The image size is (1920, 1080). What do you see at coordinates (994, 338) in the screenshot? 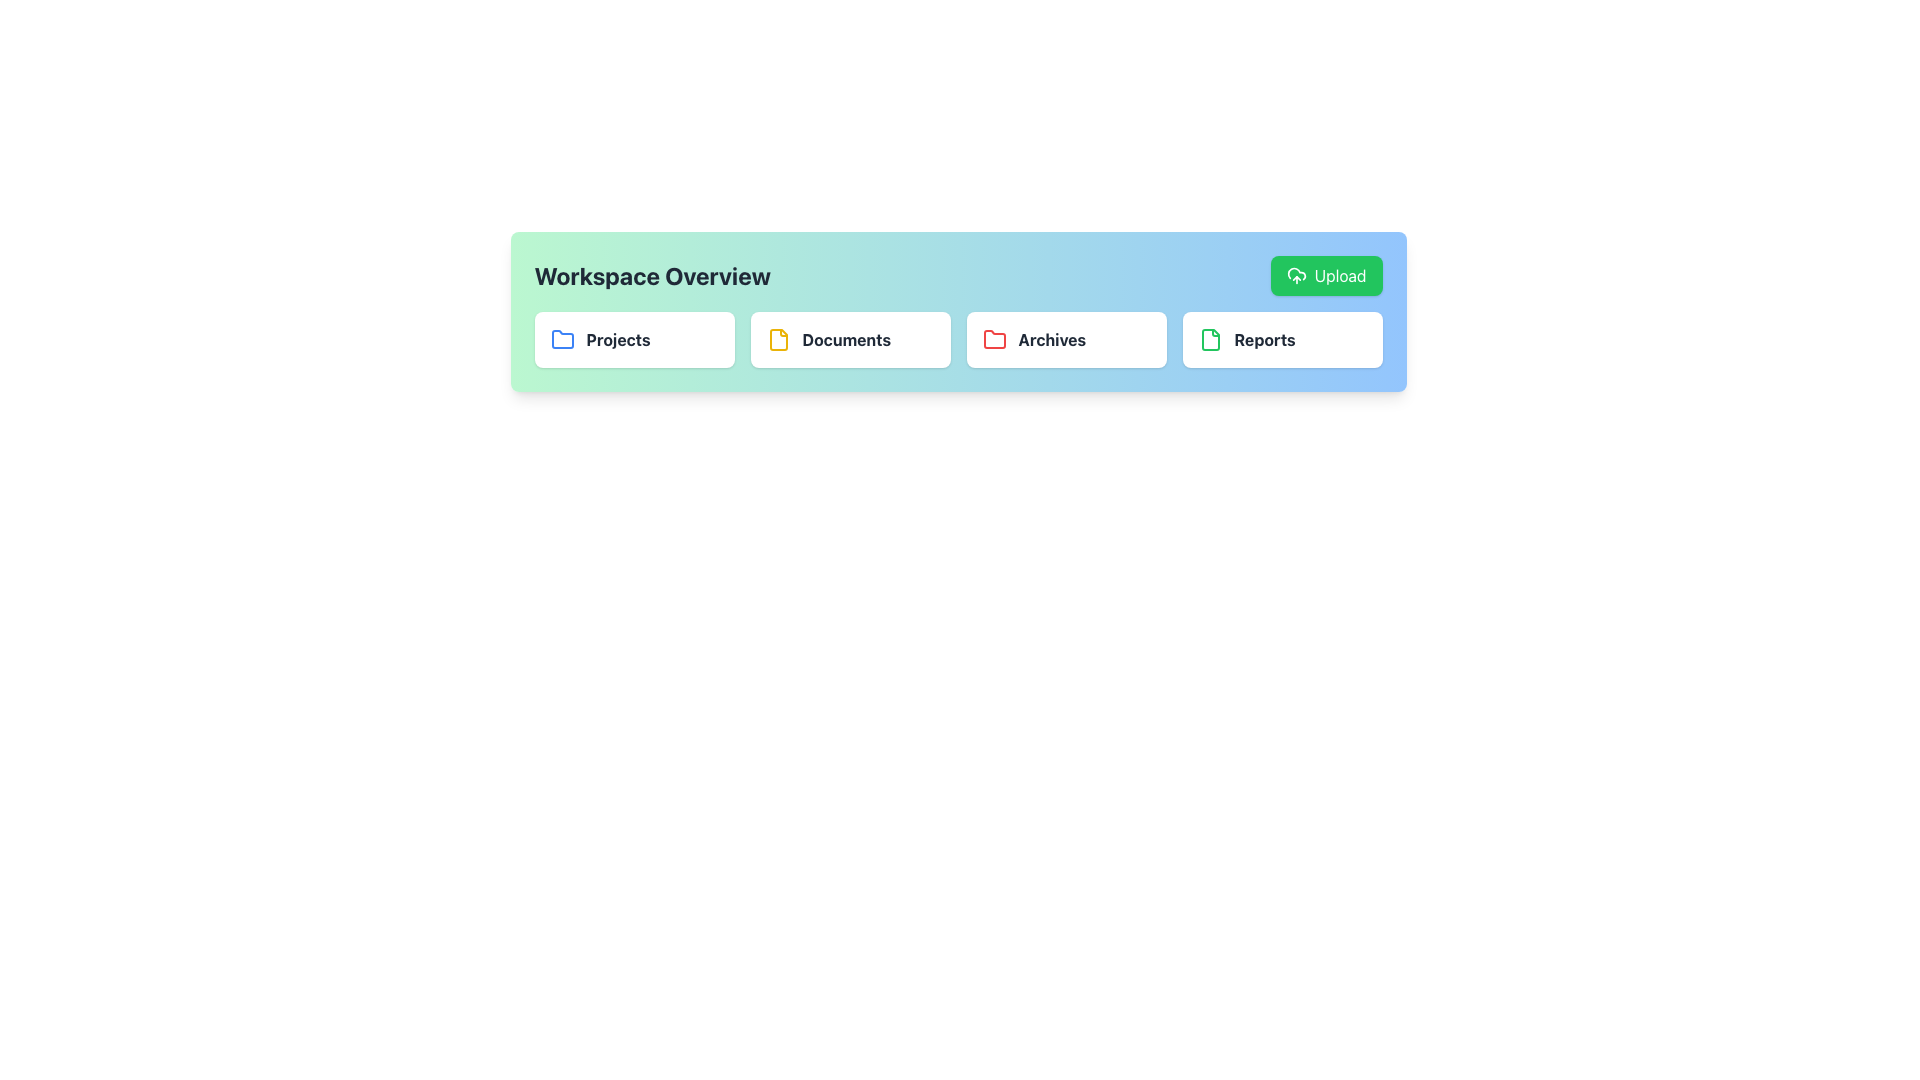
I see `the red folder icon associated with the 'Archives' label` at bounding box center [994, 338].